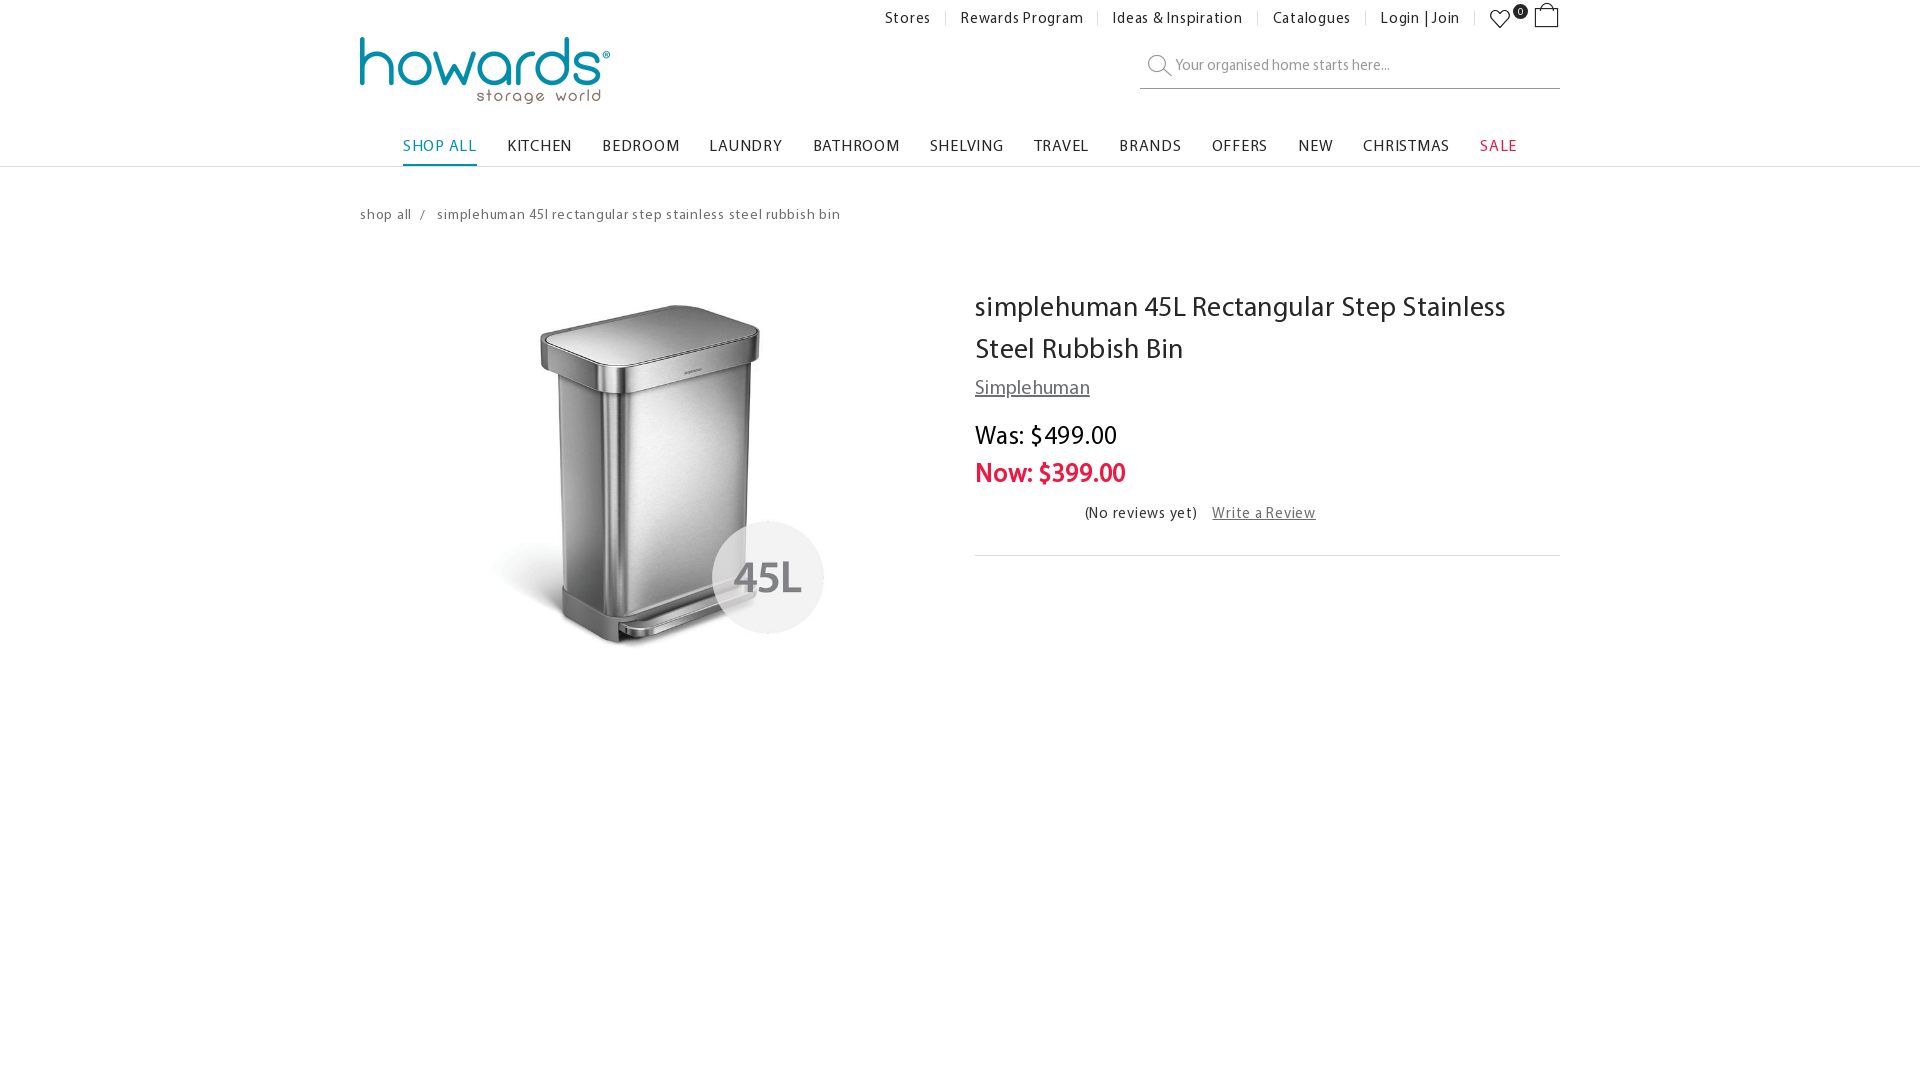 This screenshot has height=1080, width=1920. I want to click on 'SHELVING', so click(966, 140).